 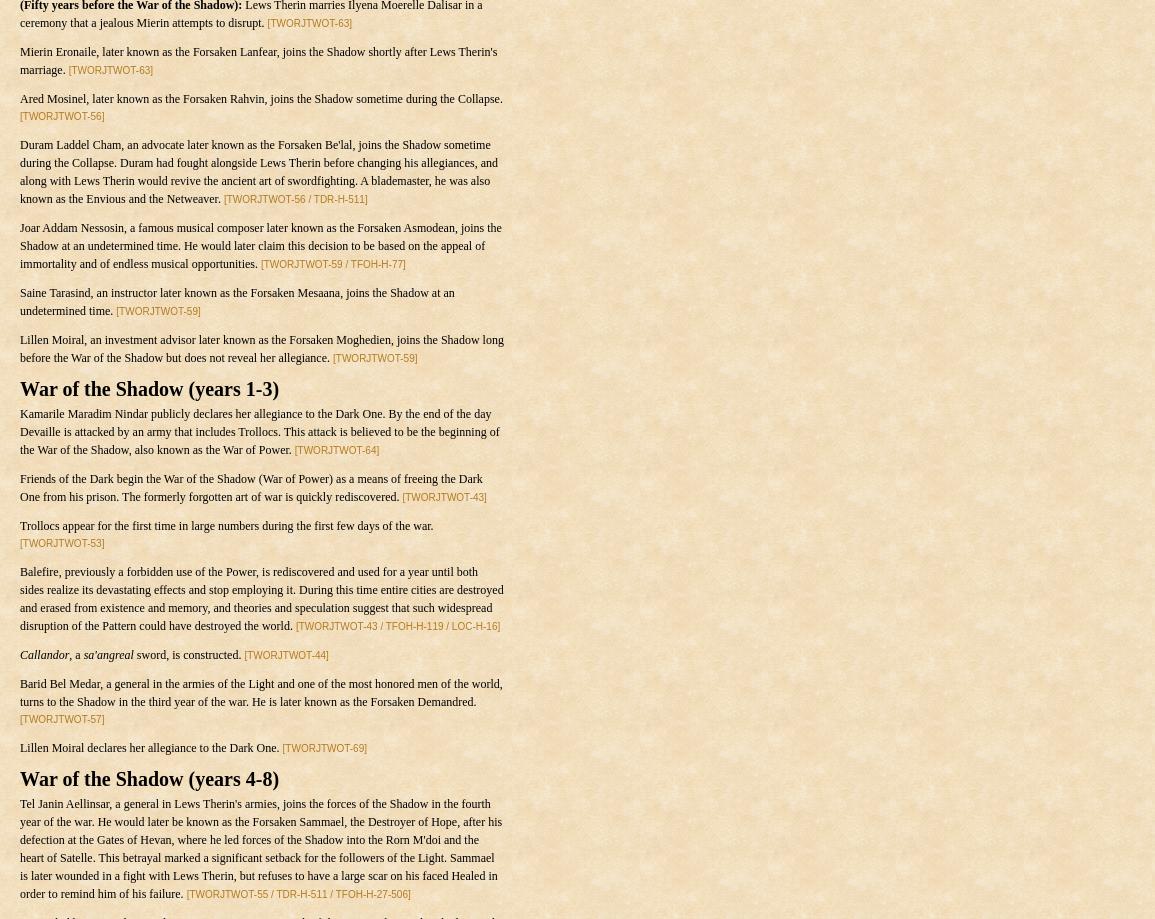 What do you see at coordinates (443, 496) in the screenshot?
I see `'[TWORJTWOT-43]'` at bounding box center [443, 496].